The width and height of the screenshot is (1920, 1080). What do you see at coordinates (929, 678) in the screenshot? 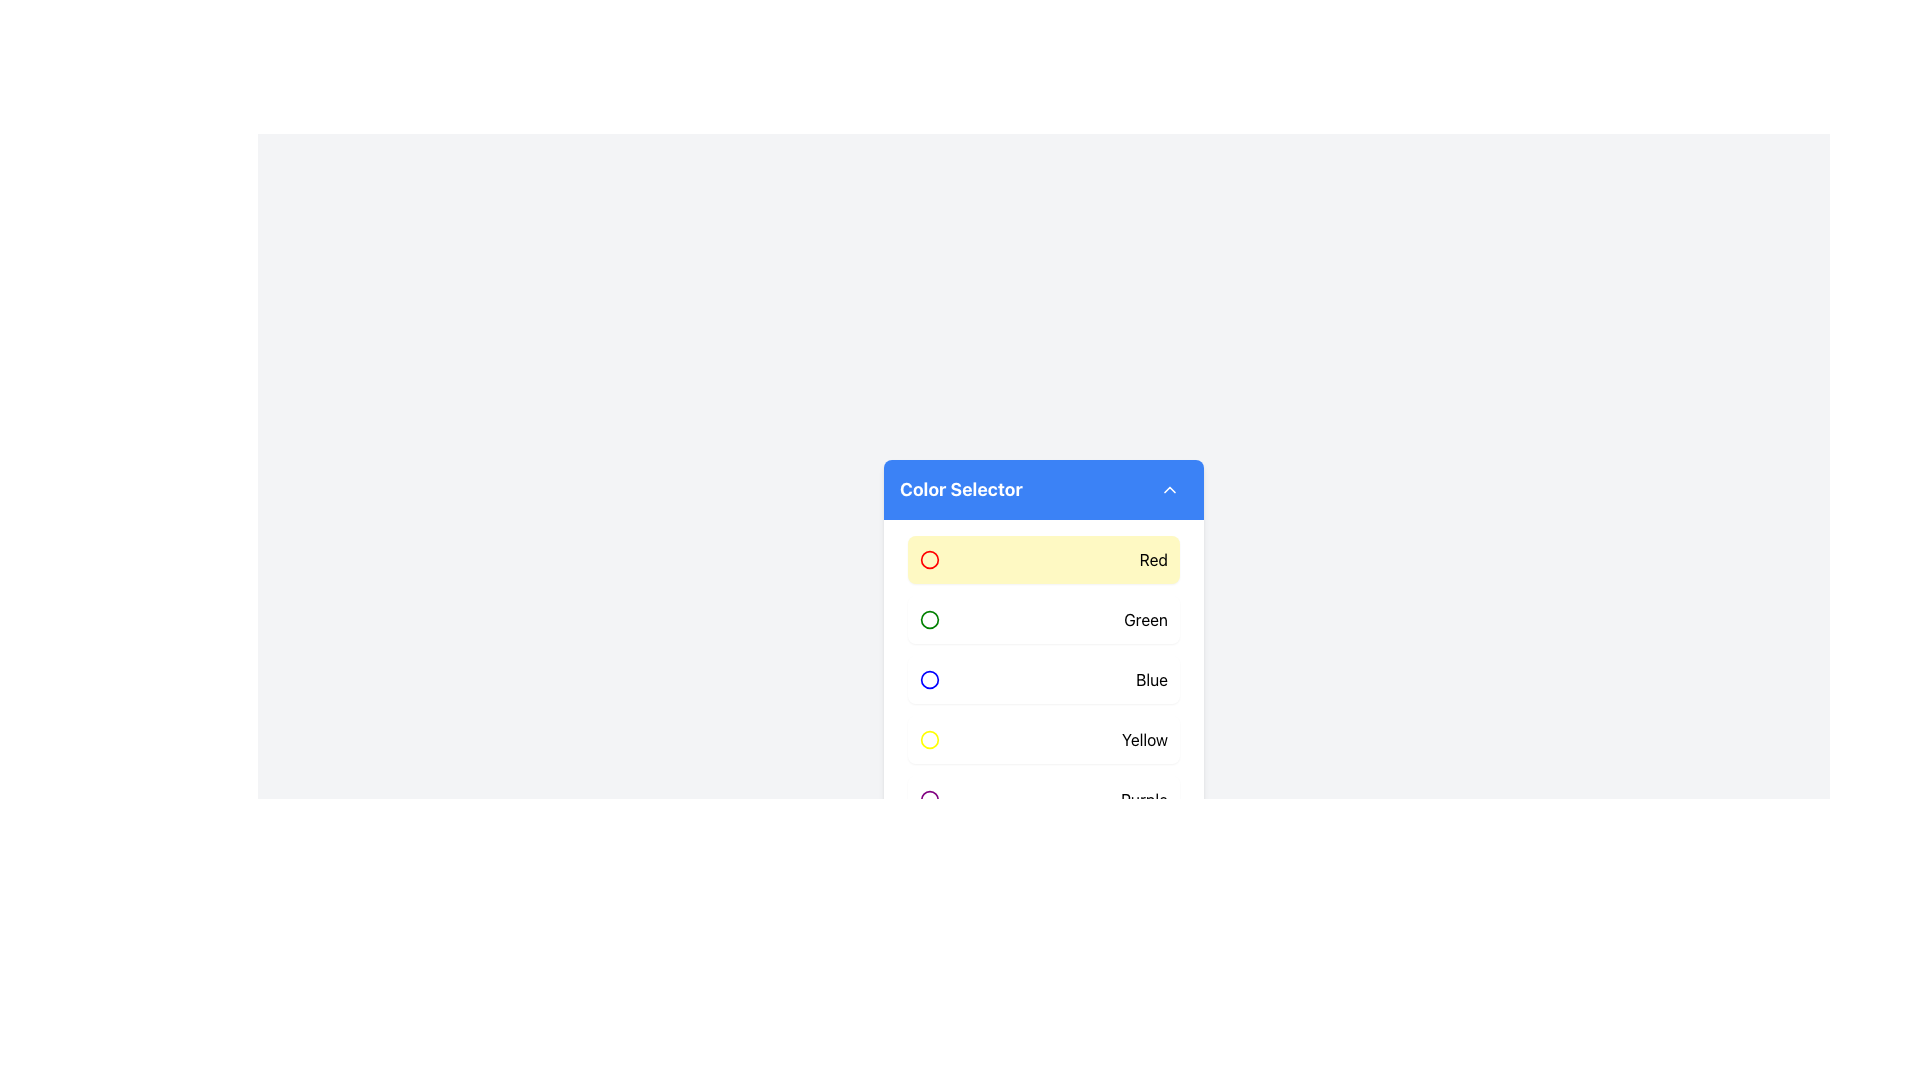
I see `the circular shape used as a selectable option in the color-selection menu labeled 'Blue'` at bounding box center [929, 678].